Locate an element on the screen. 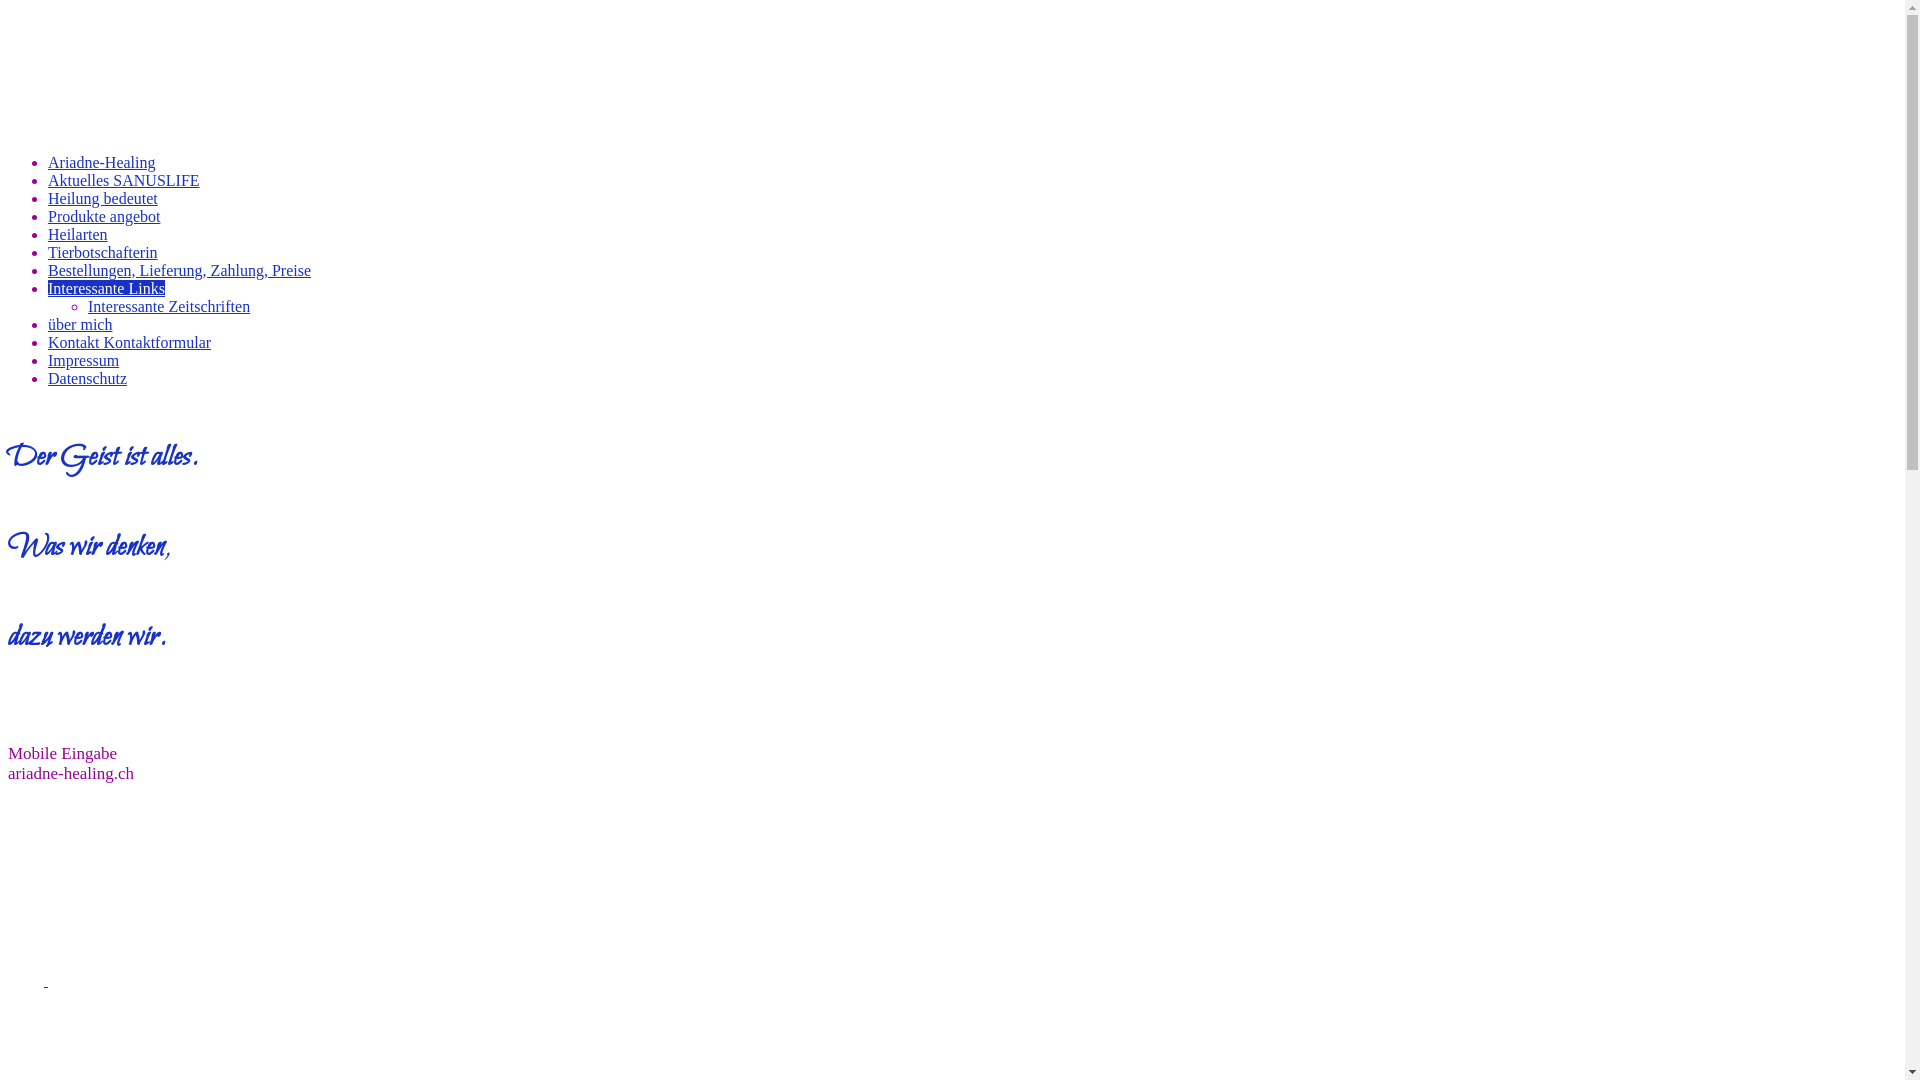 The width and height of the screenshot is (1920, 1080). 'Impressum' is located at coordinates (82, 360).